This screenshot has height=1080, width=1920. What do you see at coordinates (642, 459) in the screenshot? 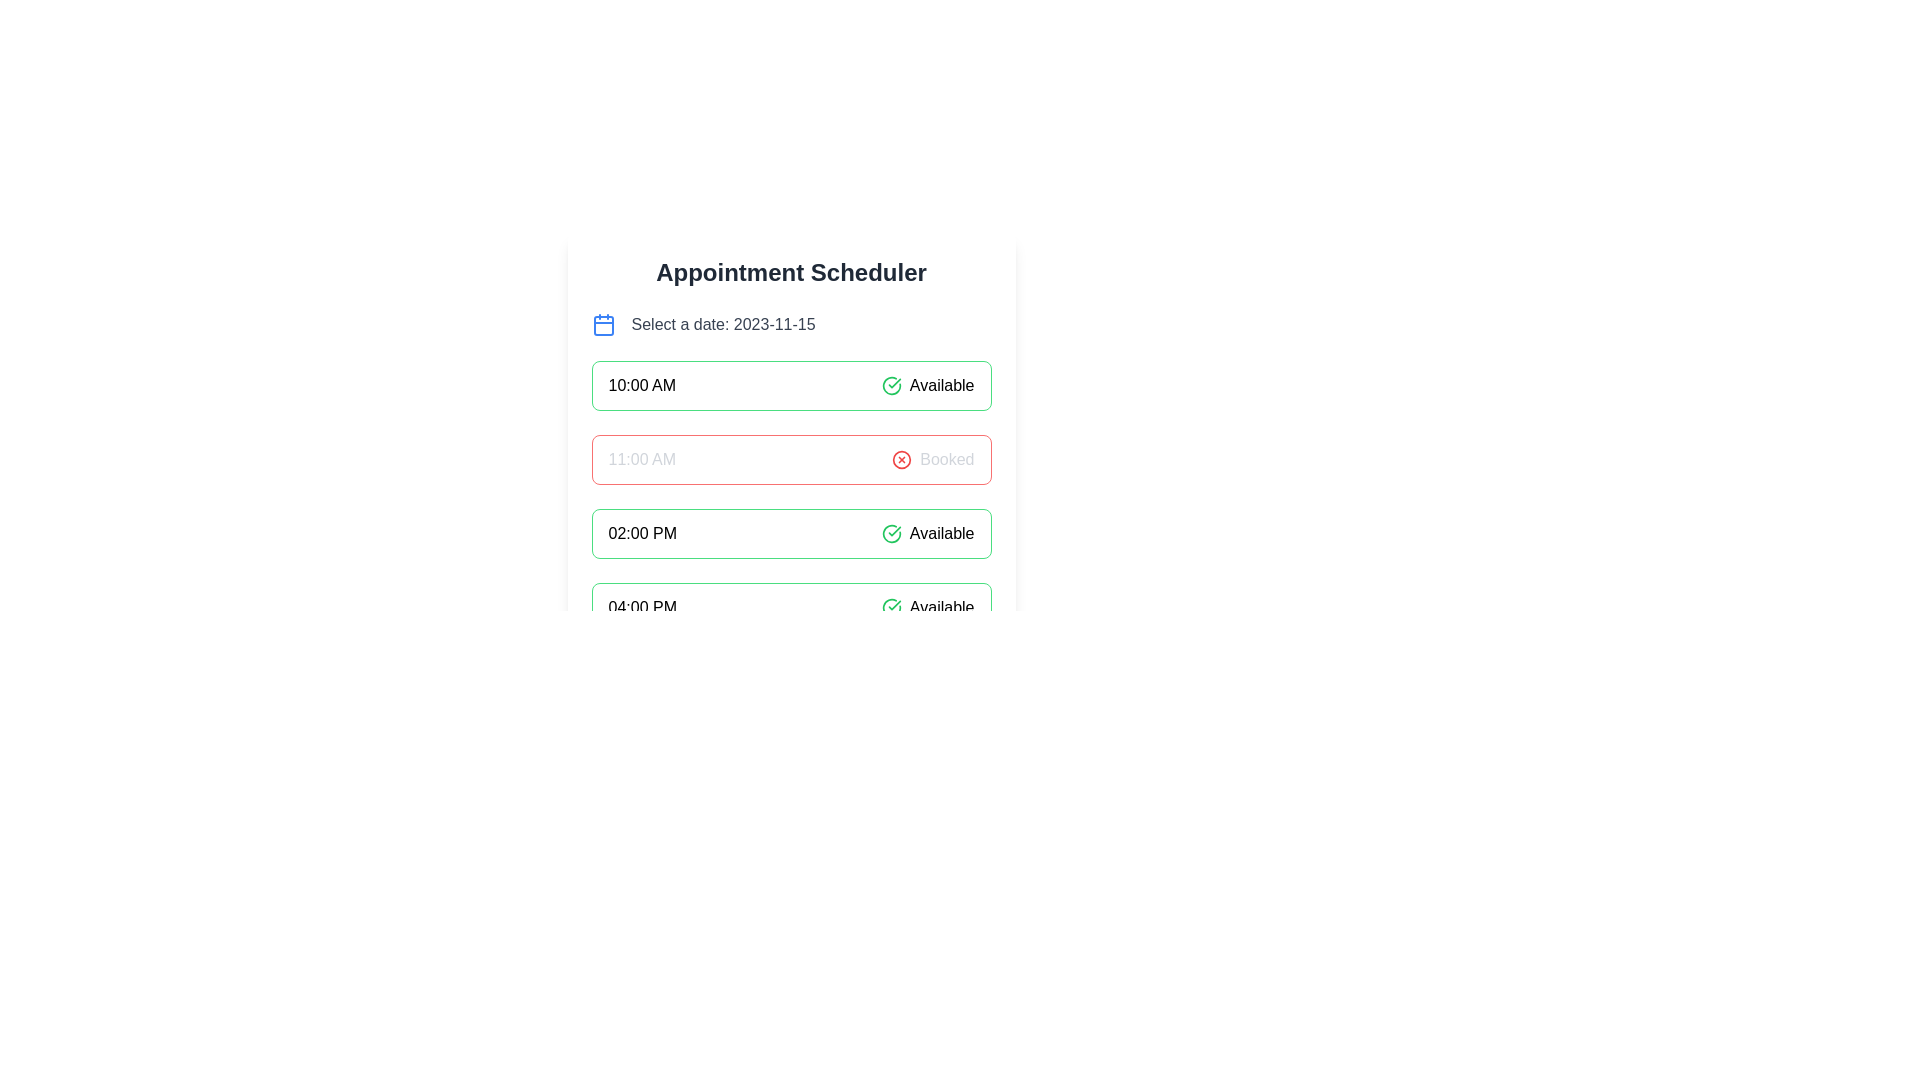
I see `the static text label displaying '11:00 AM' within the booking schedule card` at bounding box center [642, 459].